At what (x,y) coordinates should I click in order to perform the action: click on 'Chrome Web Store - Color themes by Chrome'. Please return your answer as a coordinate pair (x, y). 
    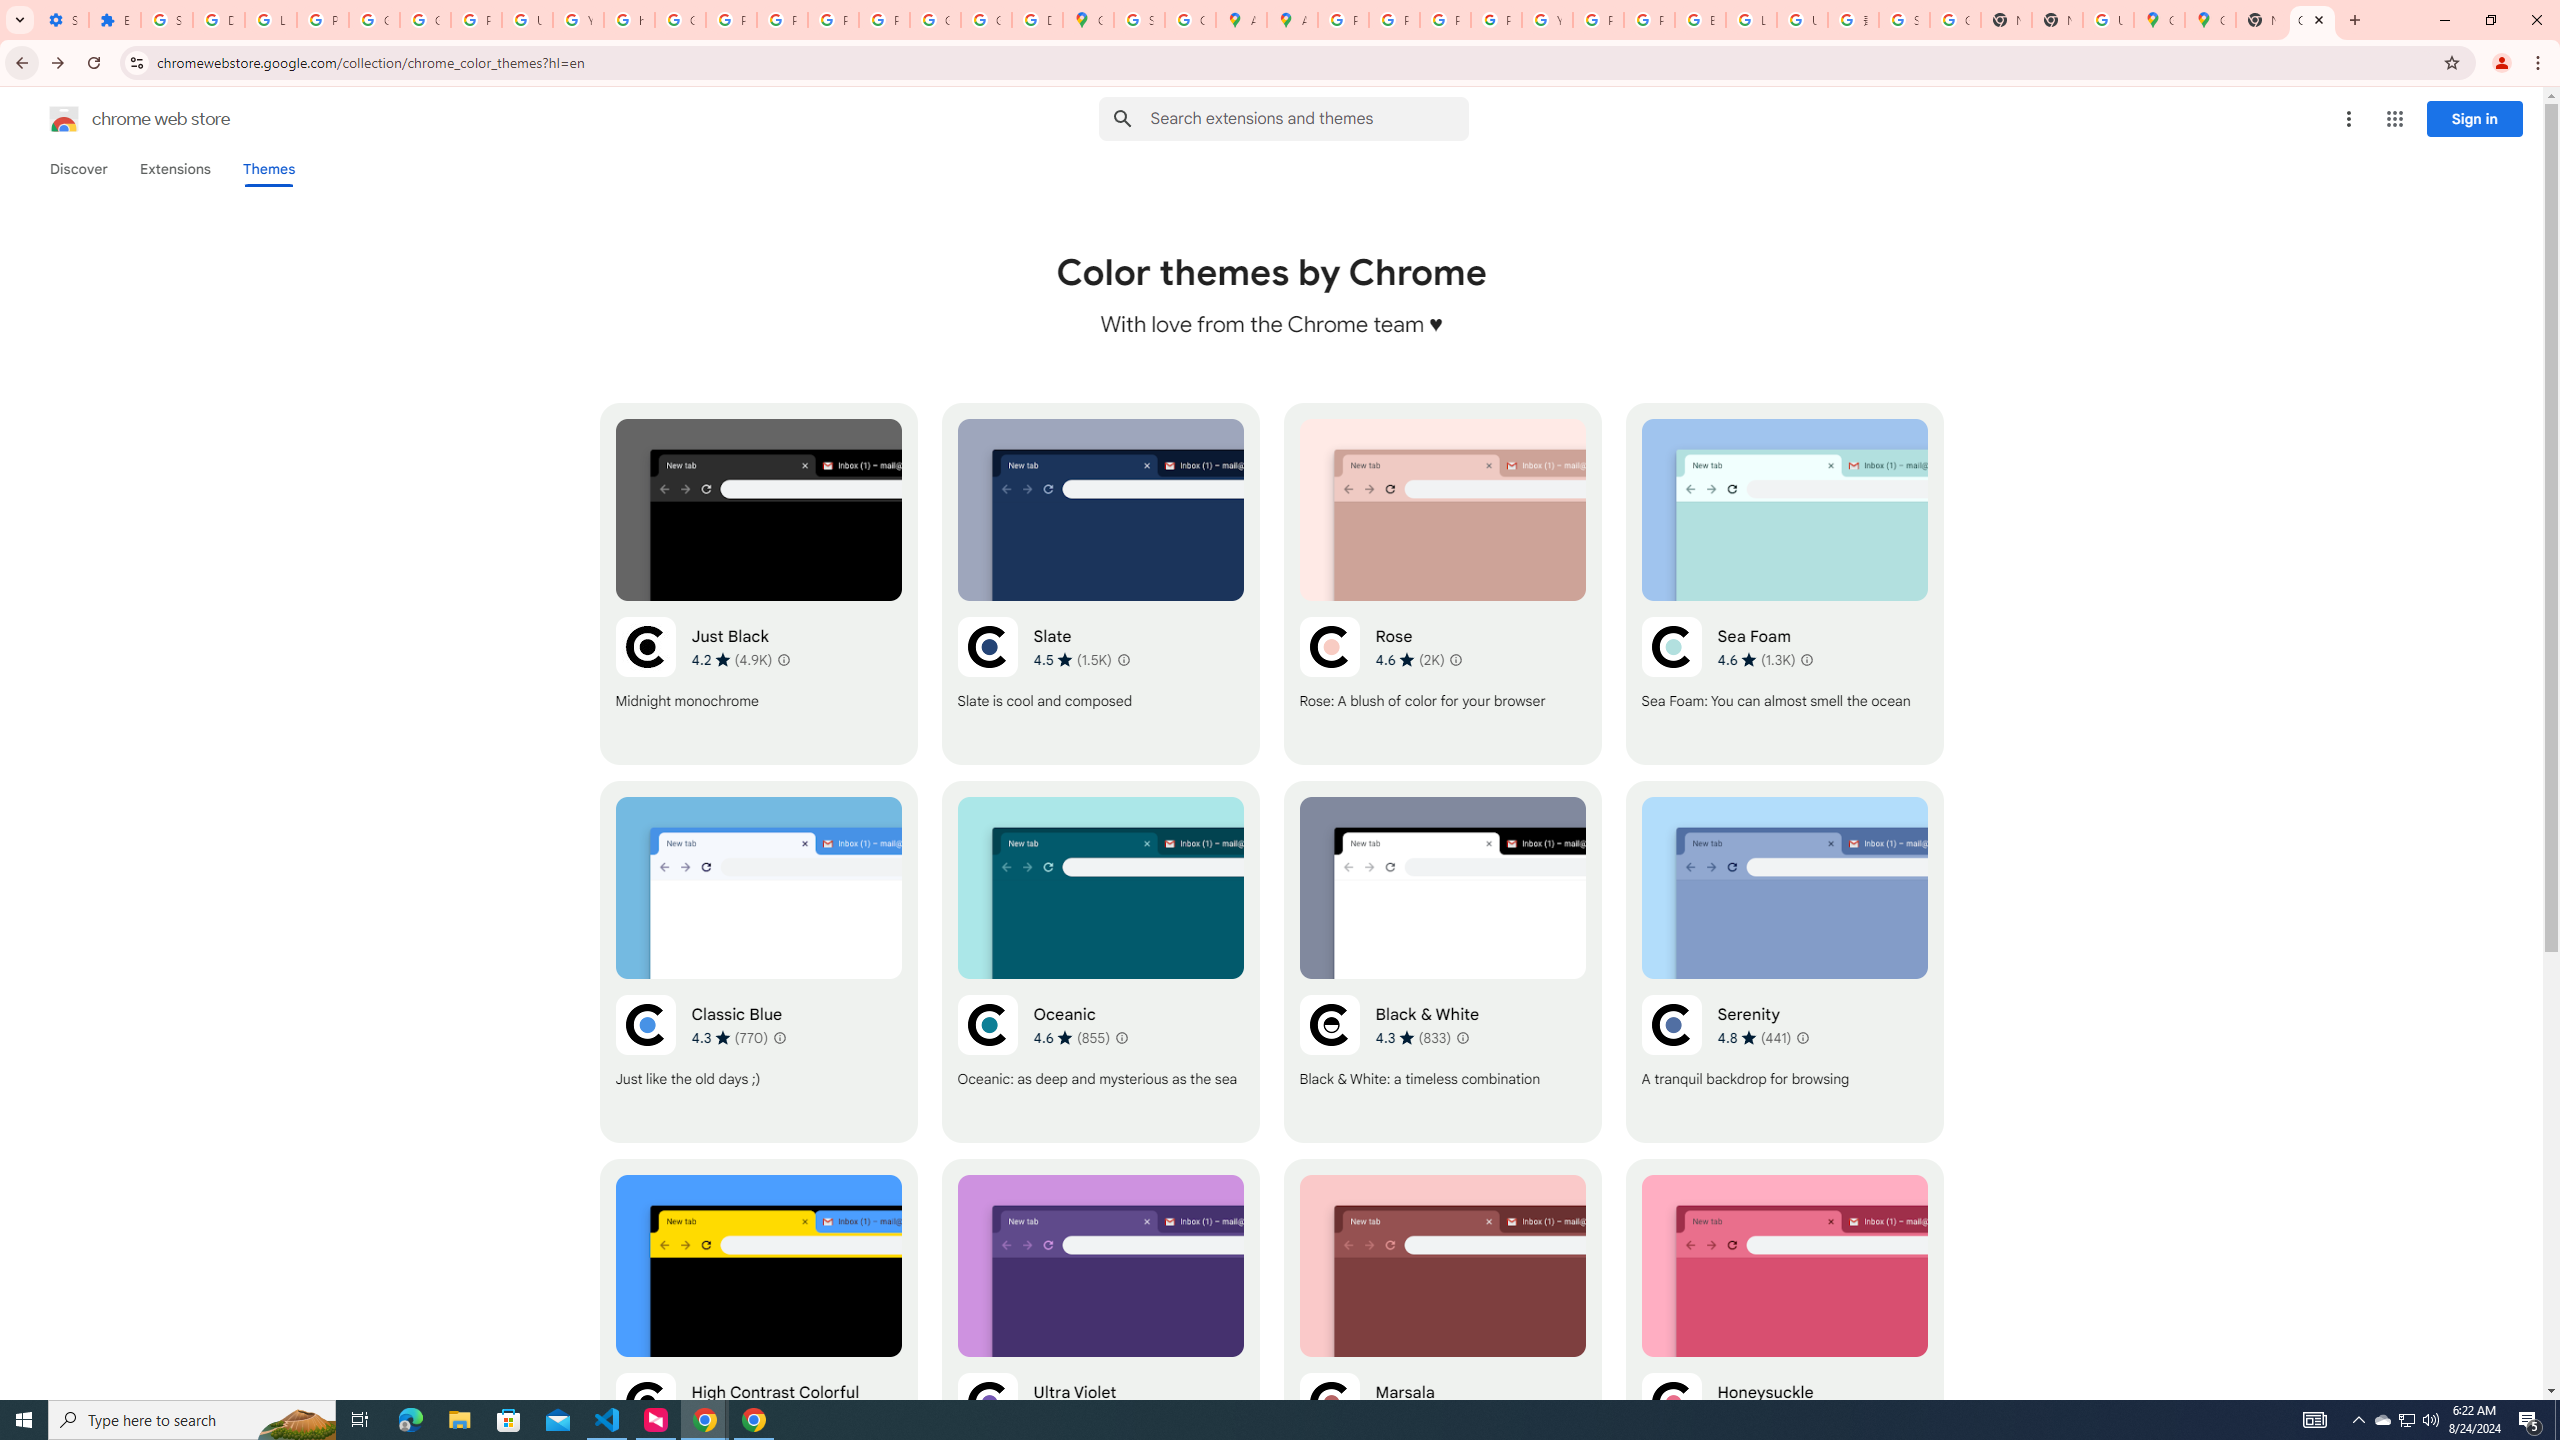
    Looking at the image, I should click on (2311, 19).